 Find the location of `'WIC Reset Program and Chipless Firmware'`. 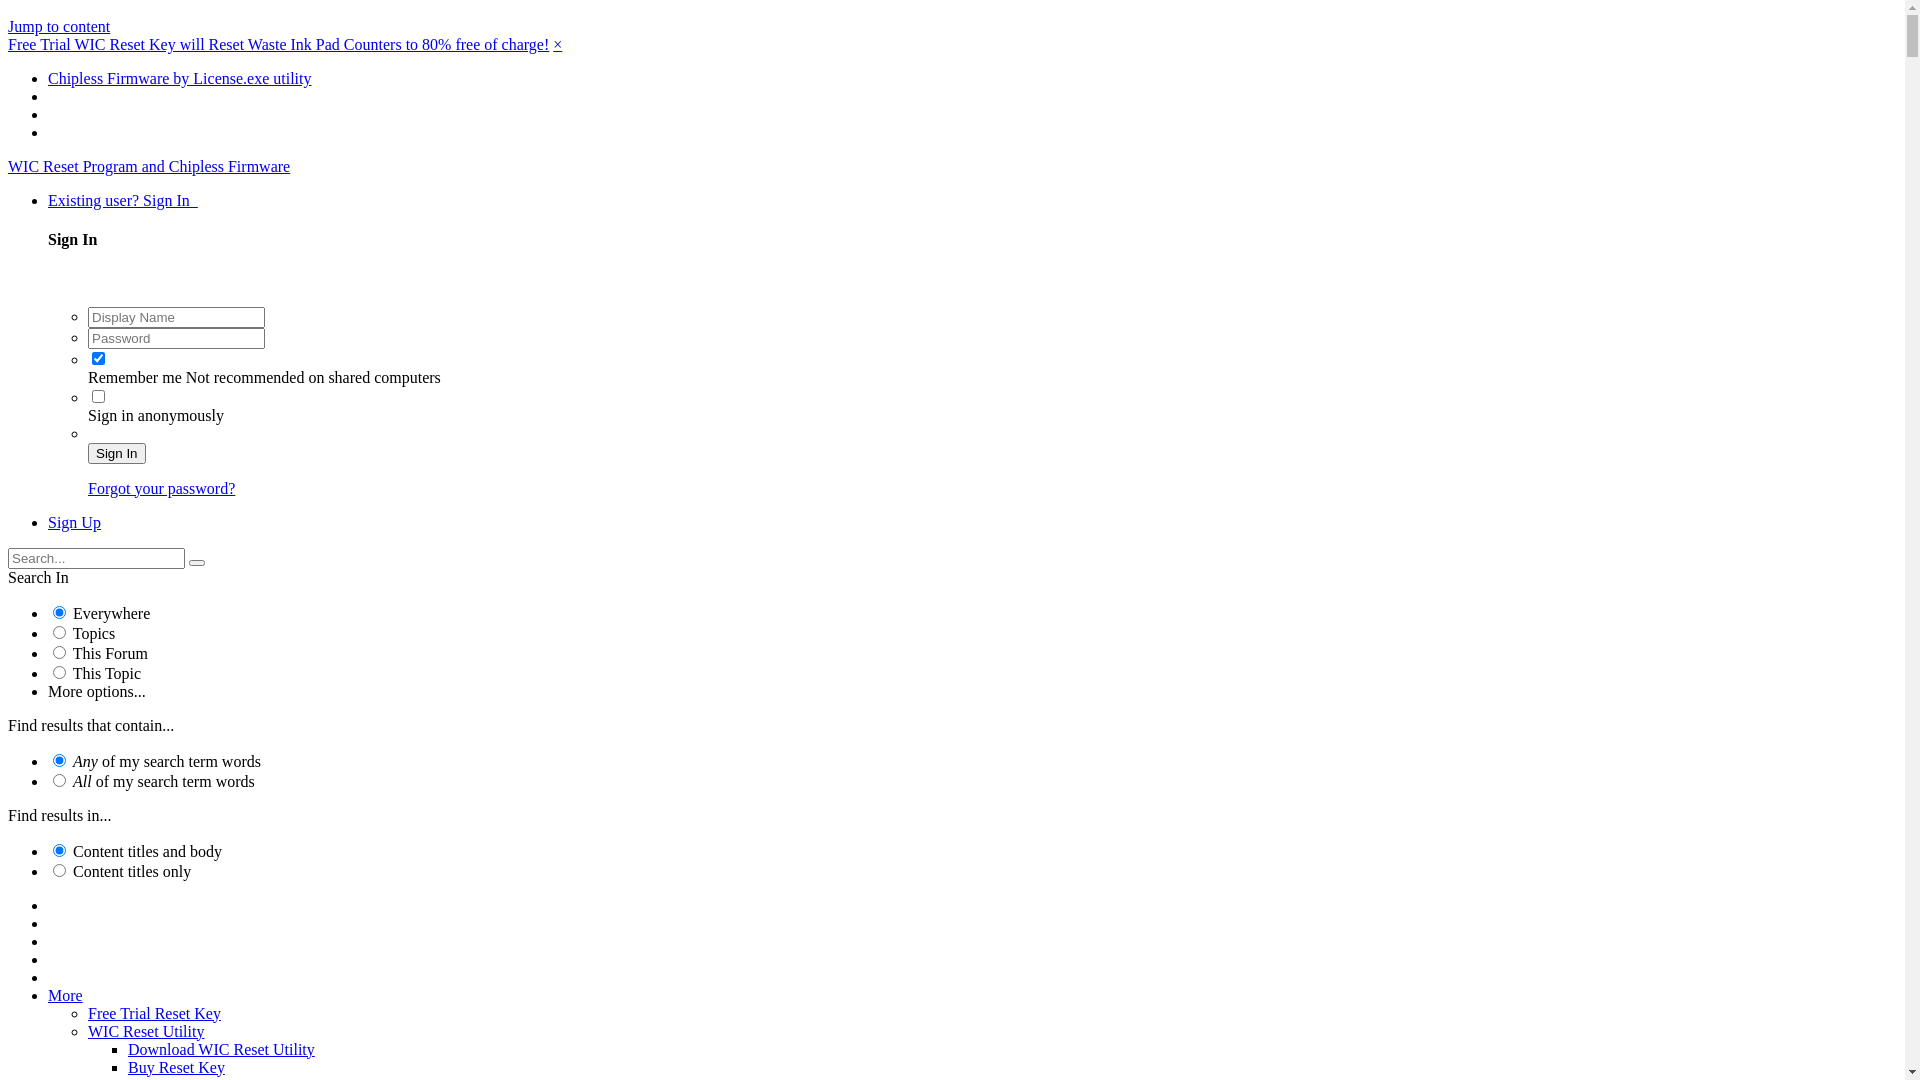

'WIC Reset Program and Chipless Firmware' is located at coordinates (8, 165).